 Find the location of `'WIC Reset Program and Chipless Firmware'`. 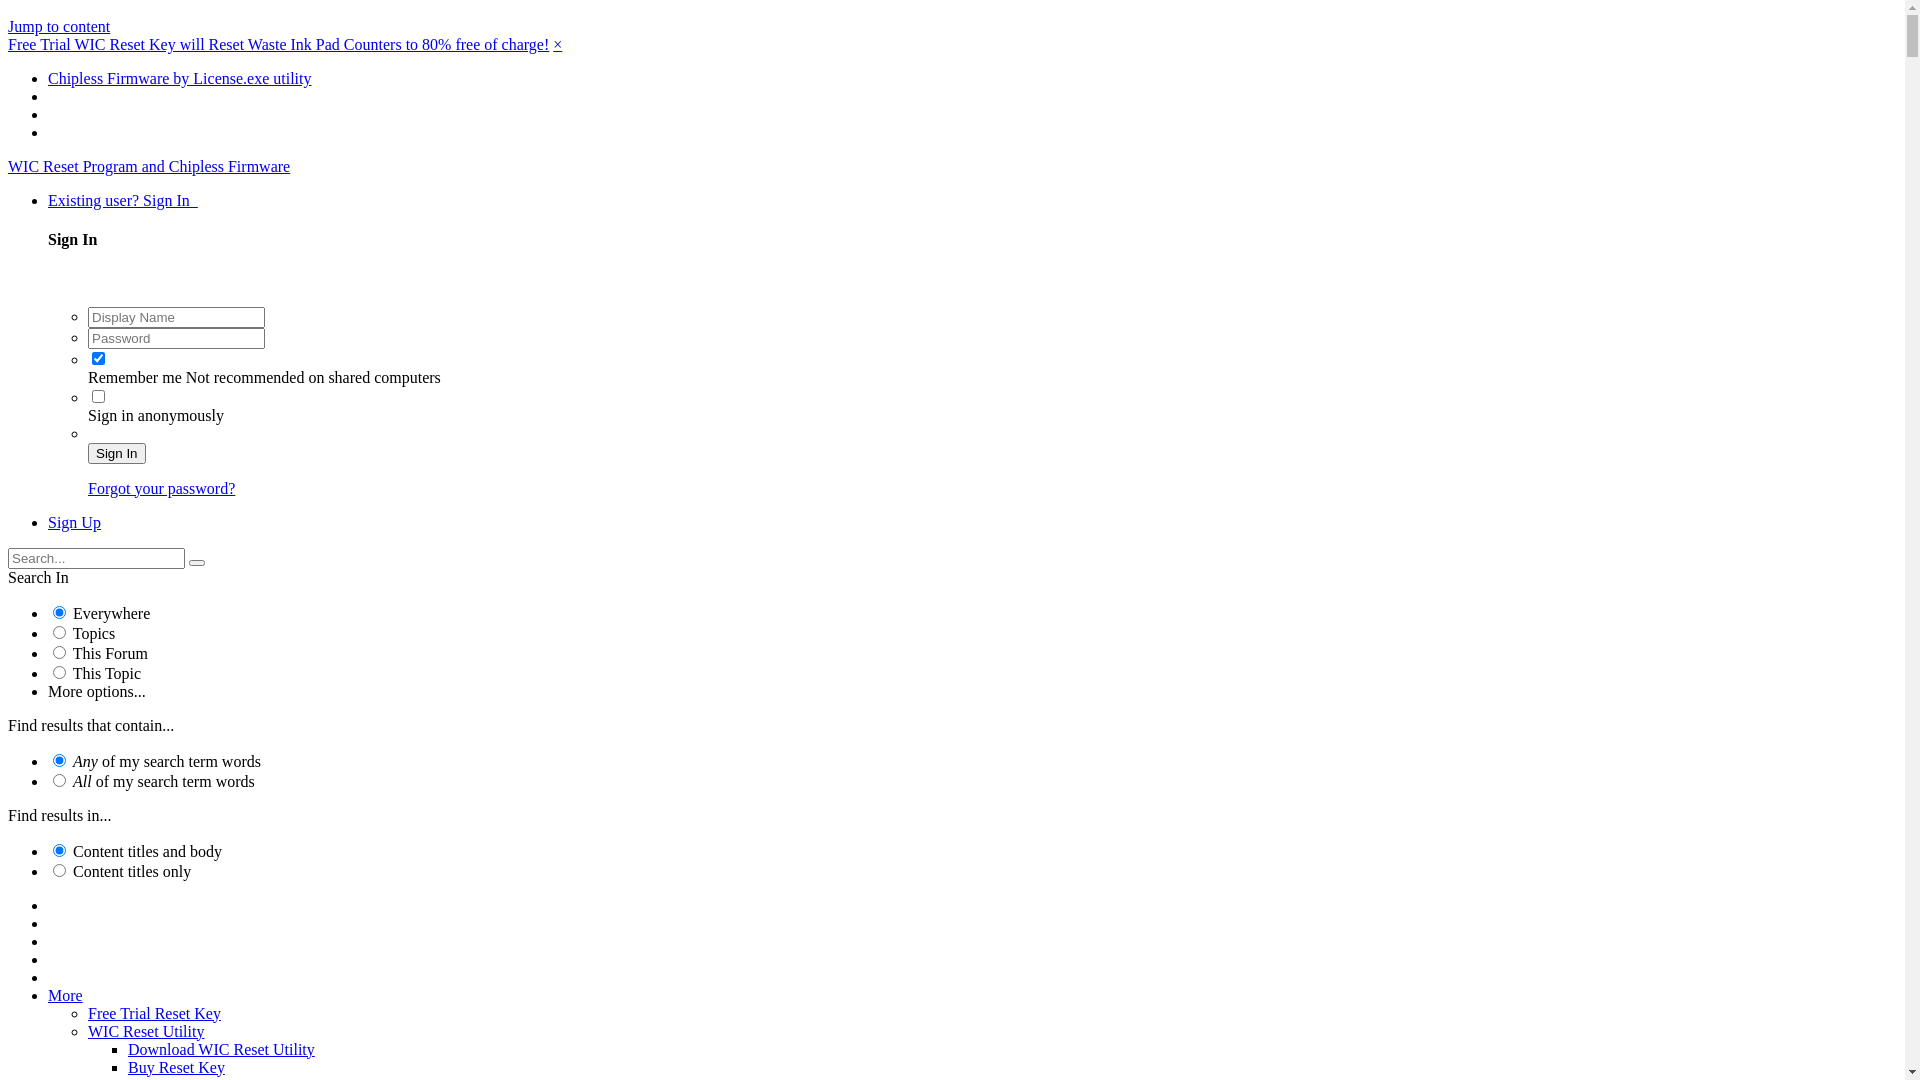

'WIC Reset Program and Chipless Firmware' is located at coordinates (8, 165).